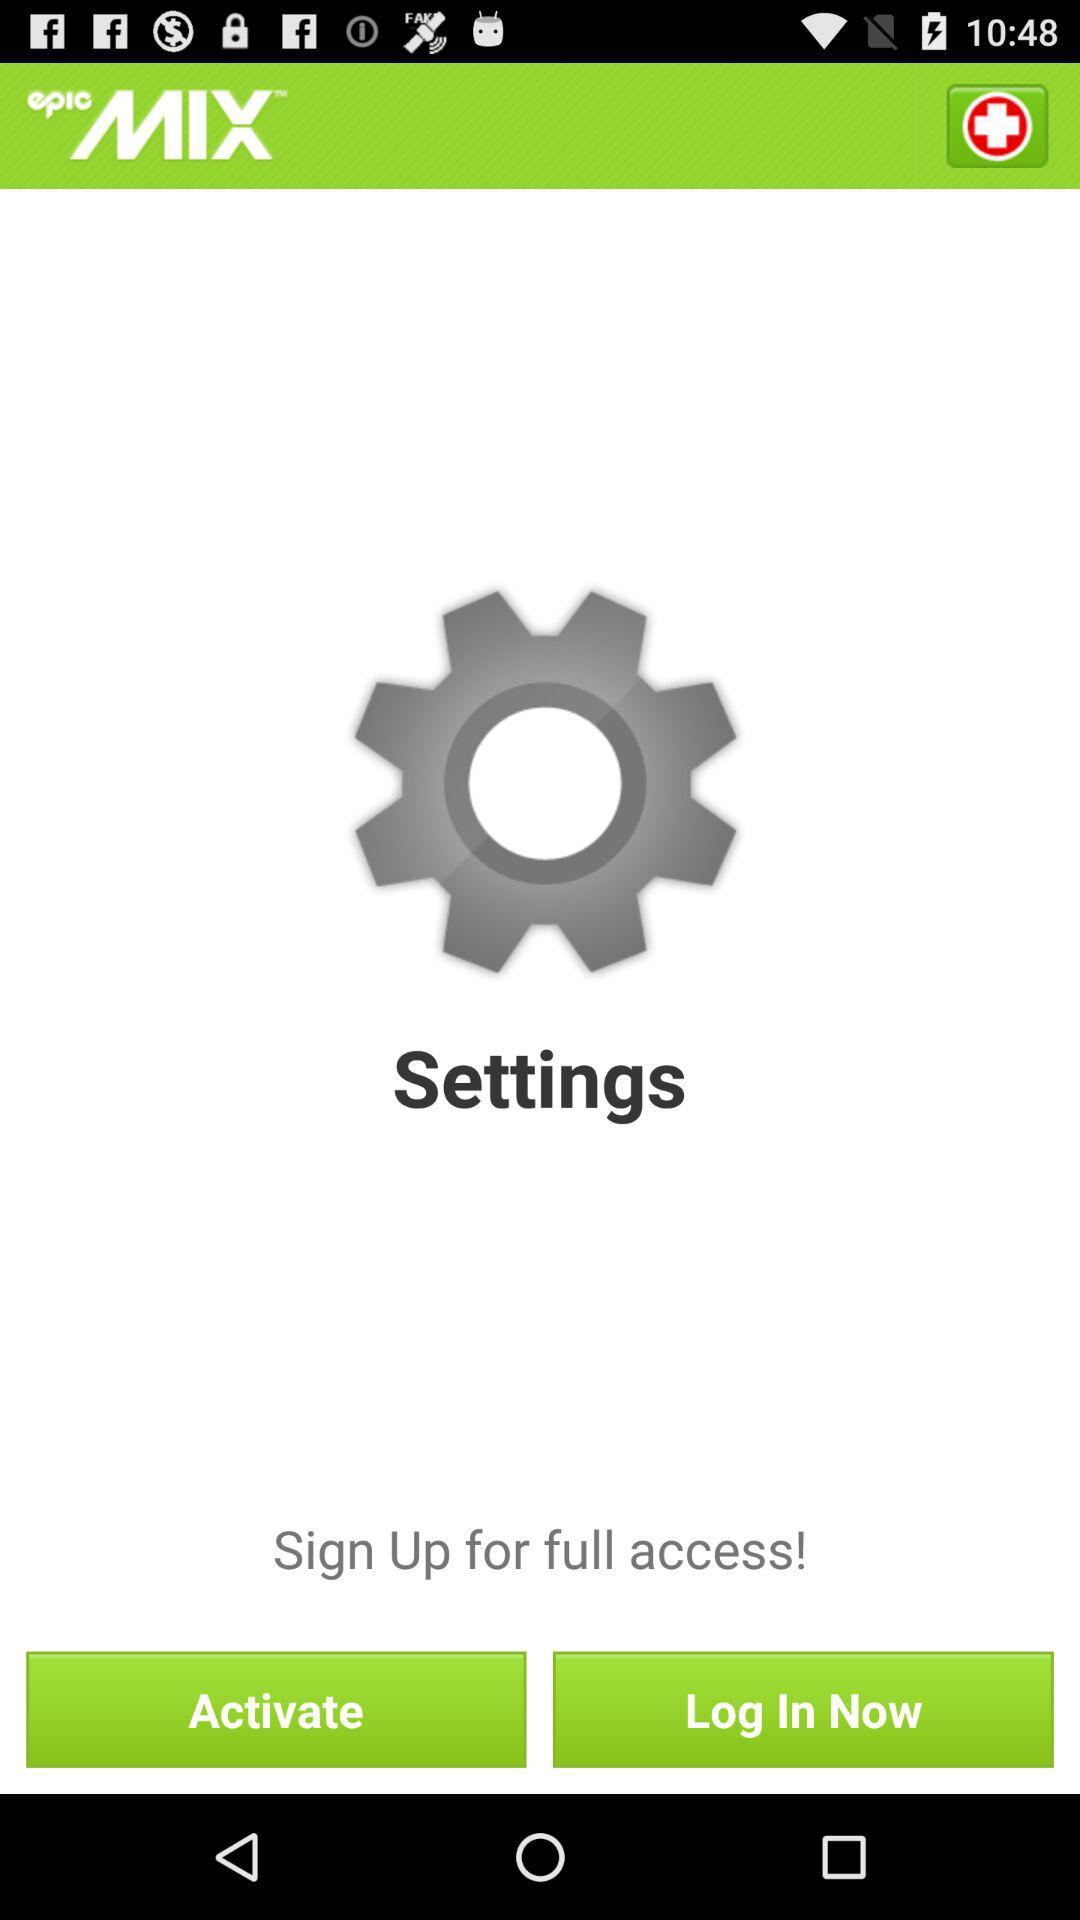  Describe the element at coordinates (802, 1708) in the screenshot. I see `the icon to the right of activate button` at that location.